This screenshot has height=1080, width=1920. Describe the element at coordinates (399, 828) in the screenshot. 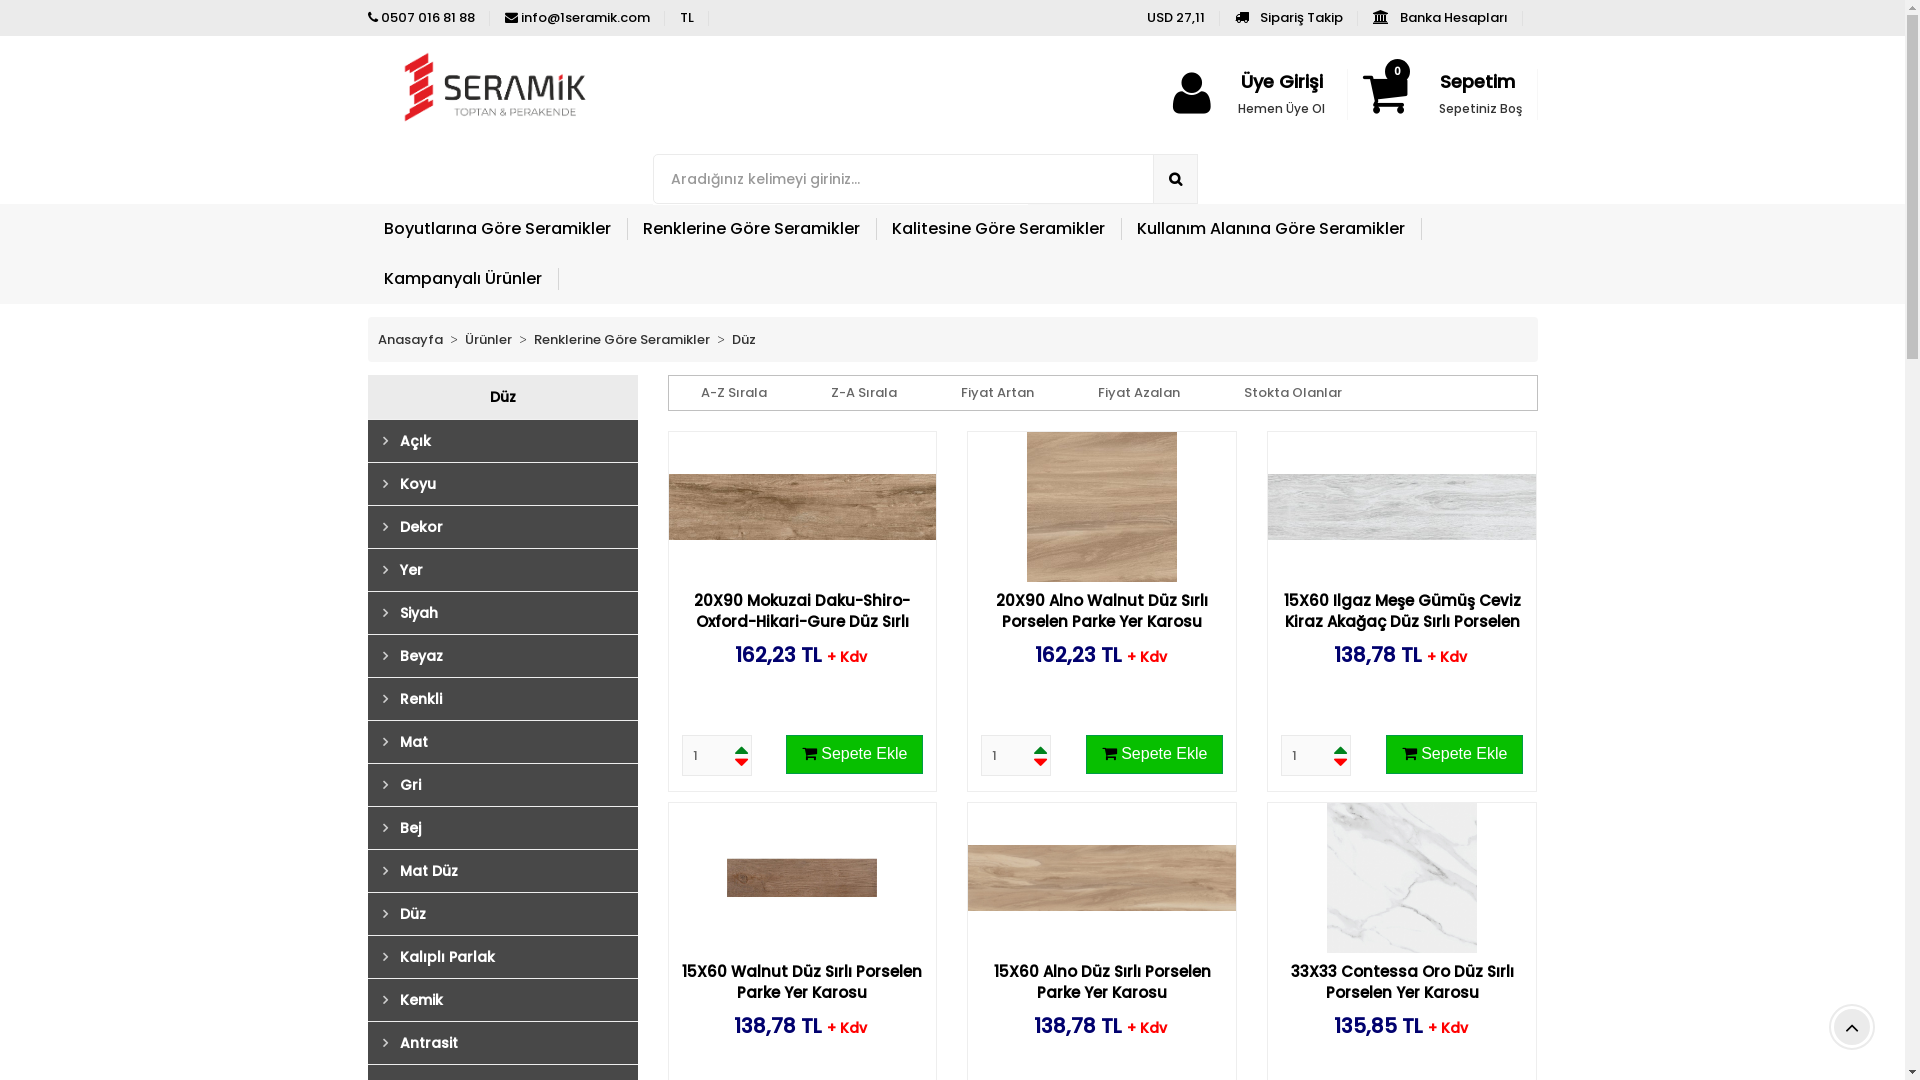

I see `'Bej'` at that location.